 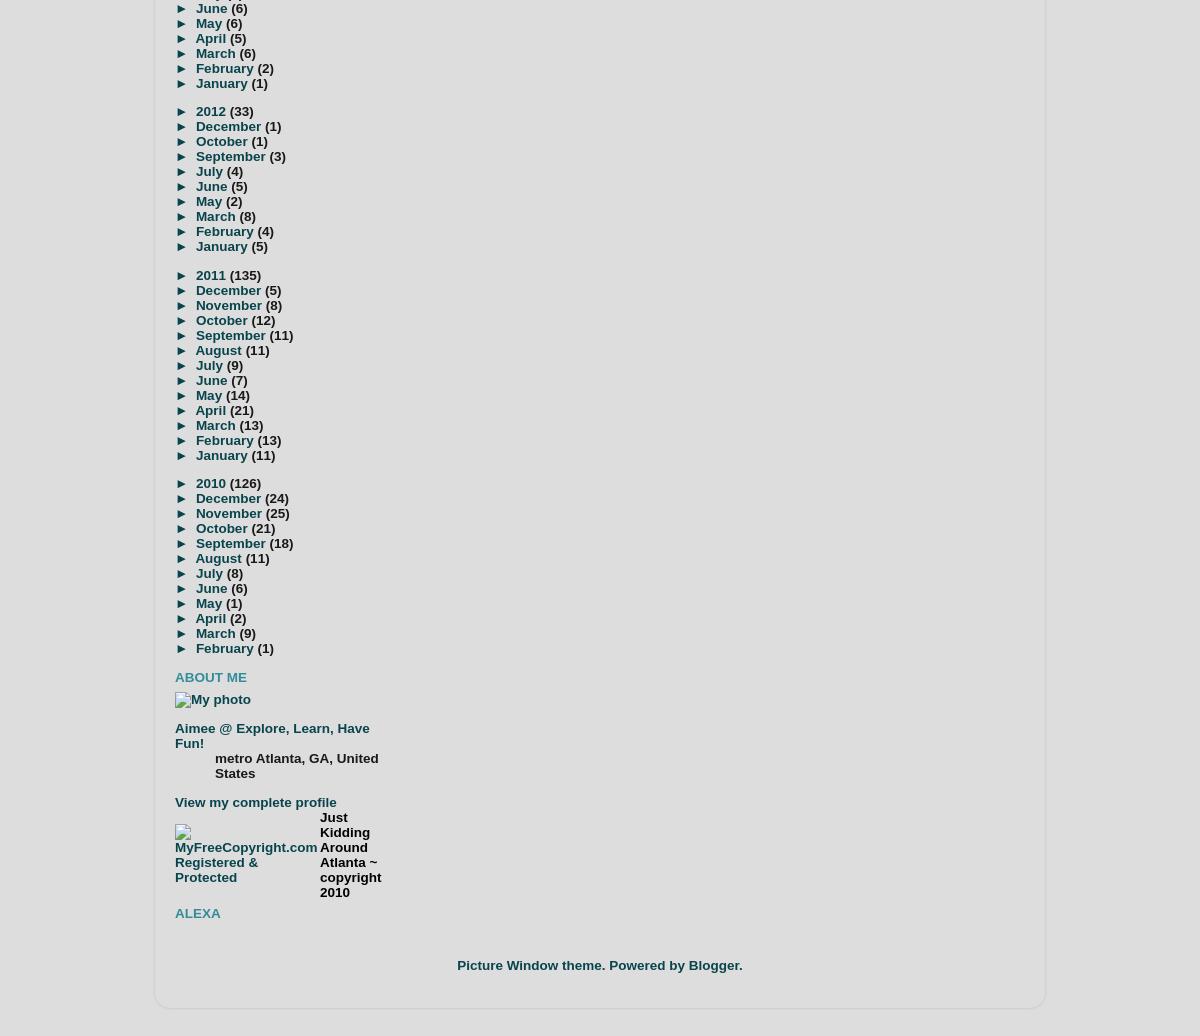 What do you see at coordinates (173, 735) in the screenshot?
I see `'Aimee @ Explore, Learn, Have Fun!'` at bounding box center [173, 735].